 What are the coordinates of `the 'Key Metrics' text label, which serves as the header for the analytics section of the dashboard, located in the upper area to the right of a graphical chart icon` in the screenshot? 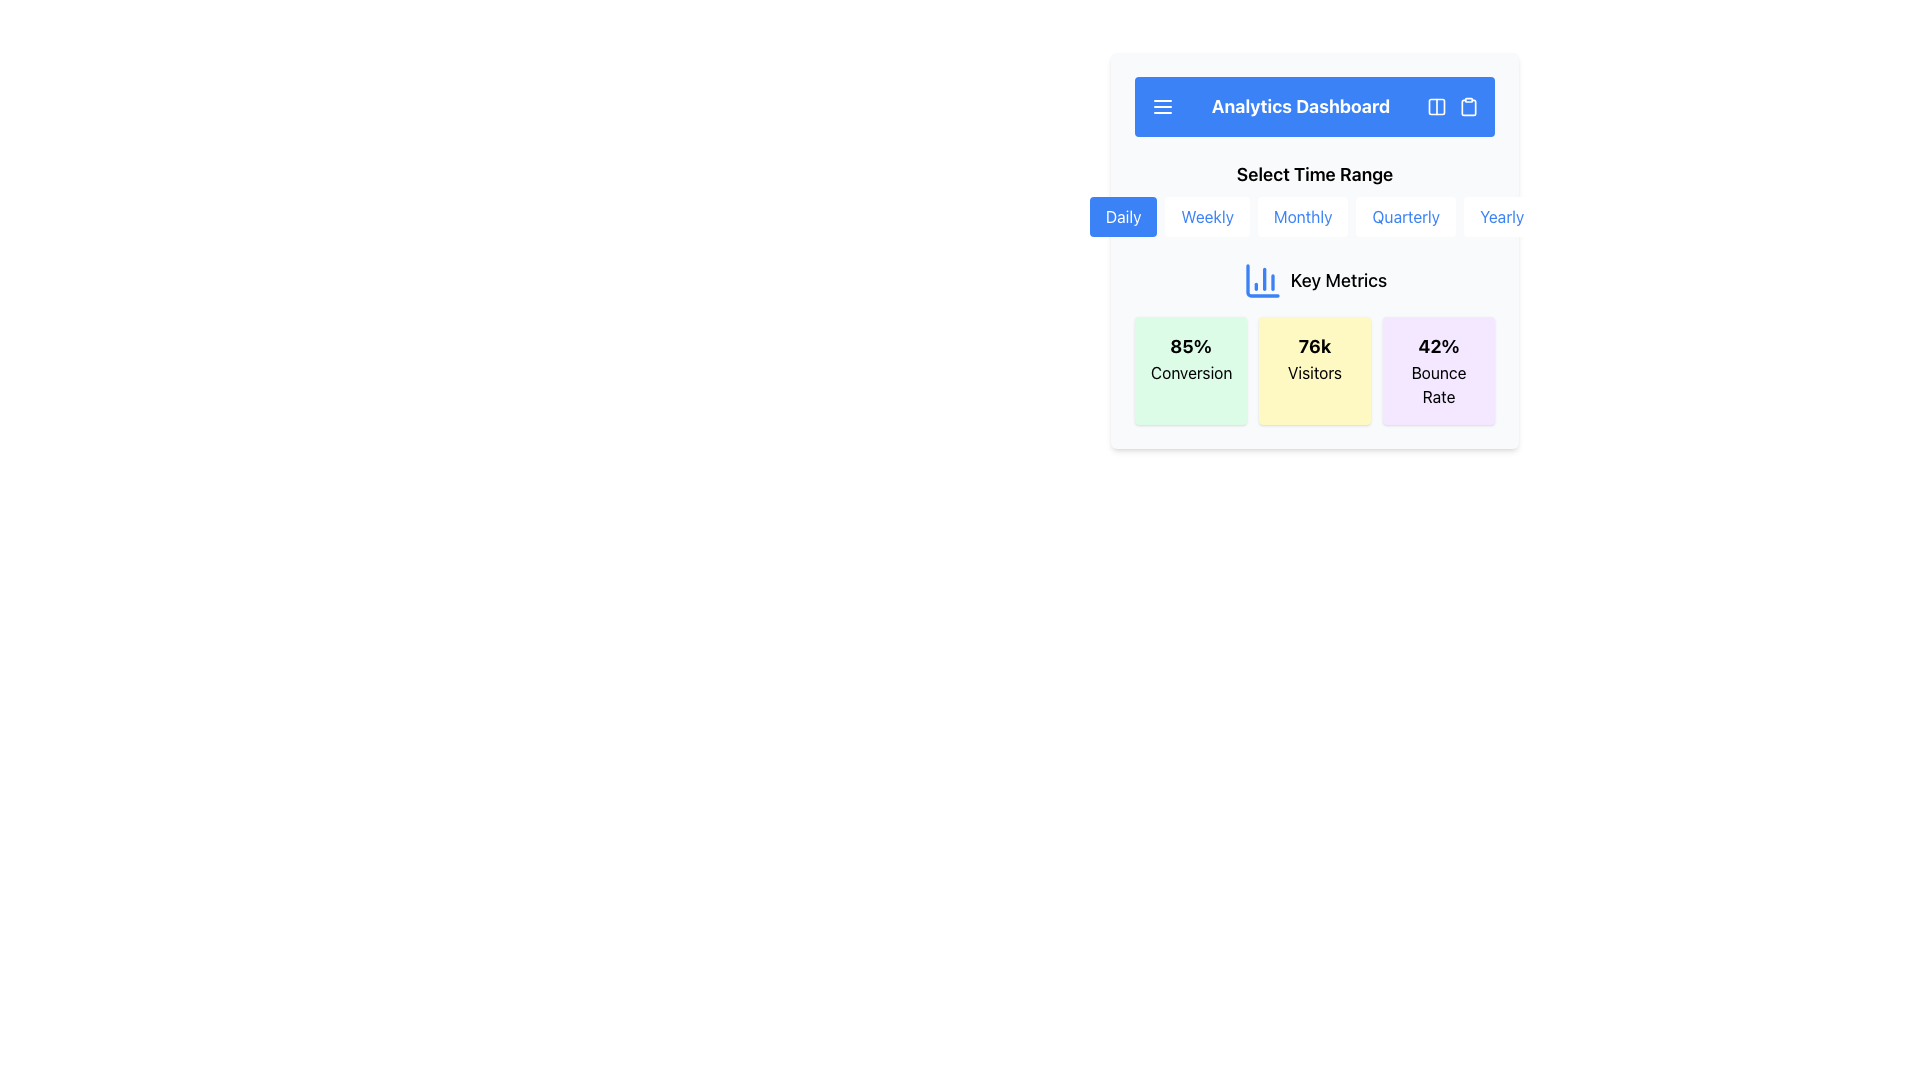 It's located at (1339, 281).